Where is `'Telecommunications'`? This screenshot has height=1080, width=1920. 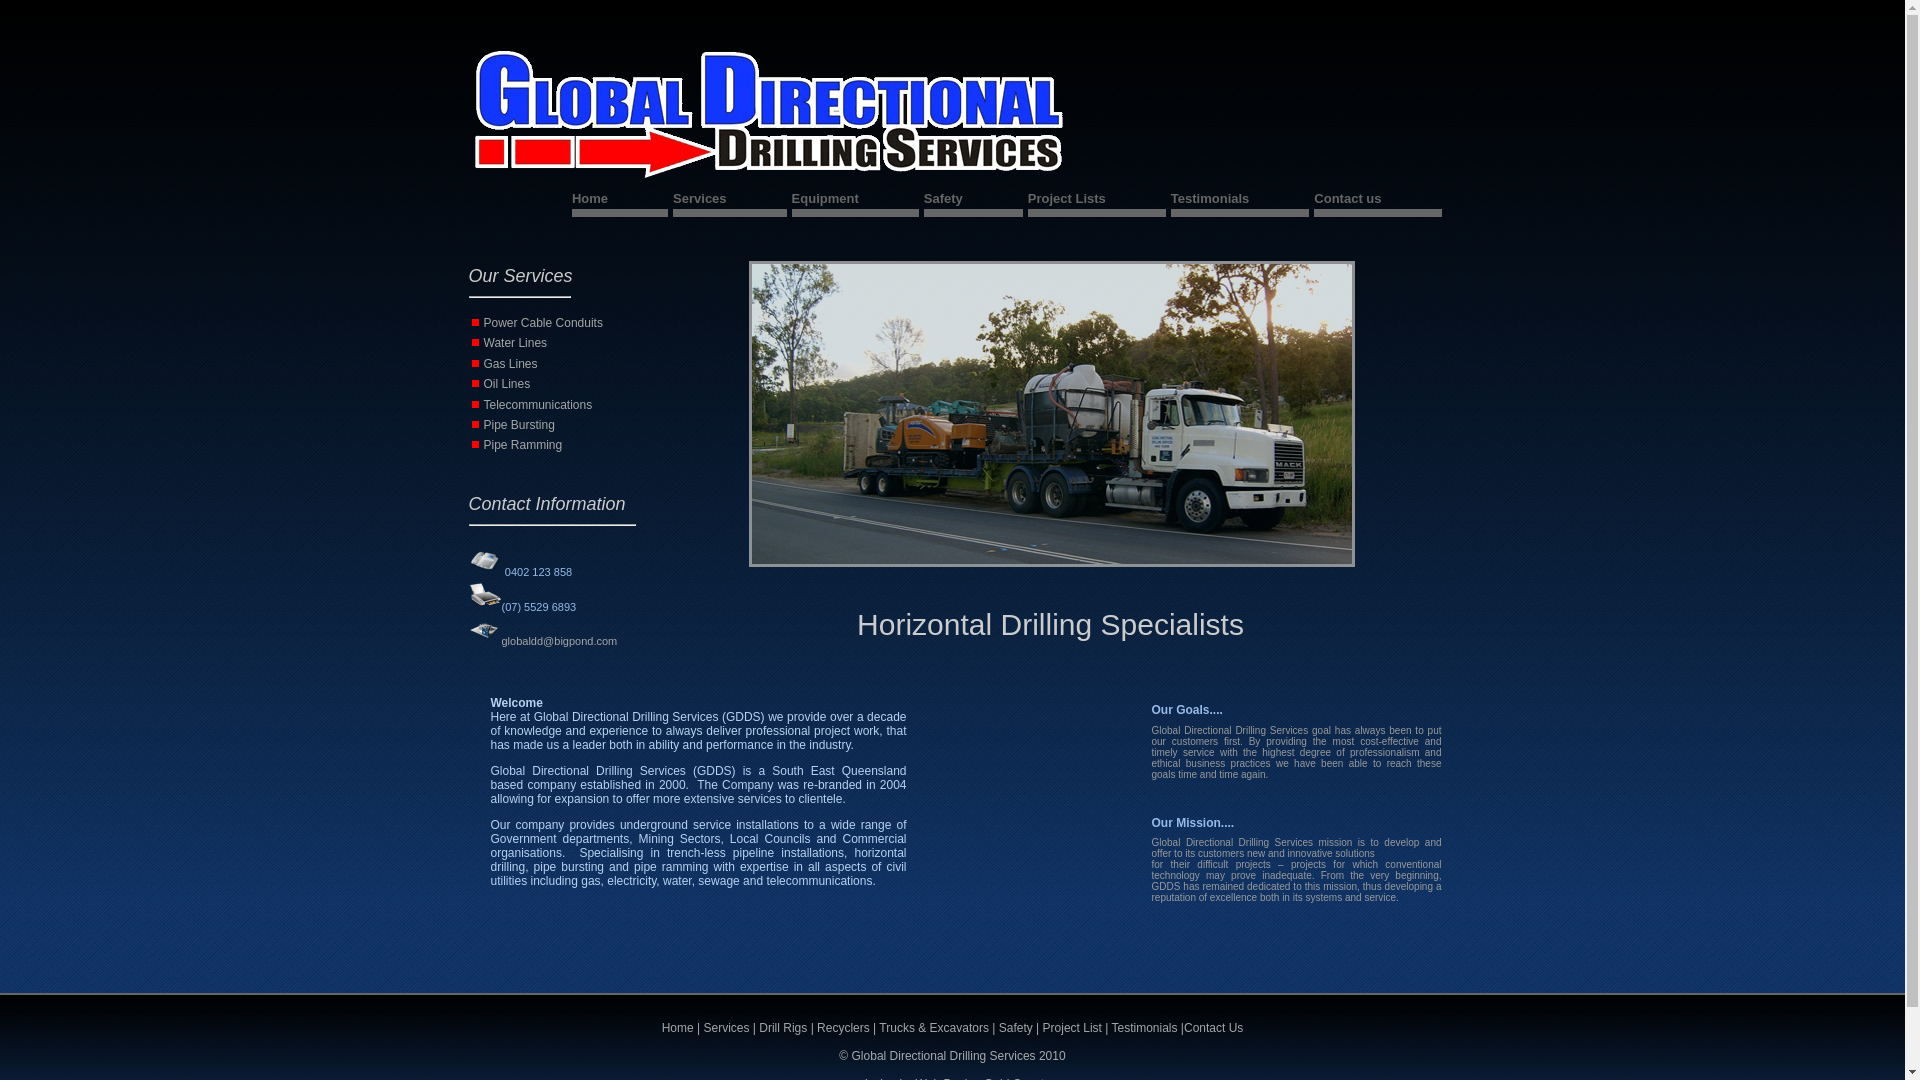 'Telecommunications' is located at coordinates (538, 405).